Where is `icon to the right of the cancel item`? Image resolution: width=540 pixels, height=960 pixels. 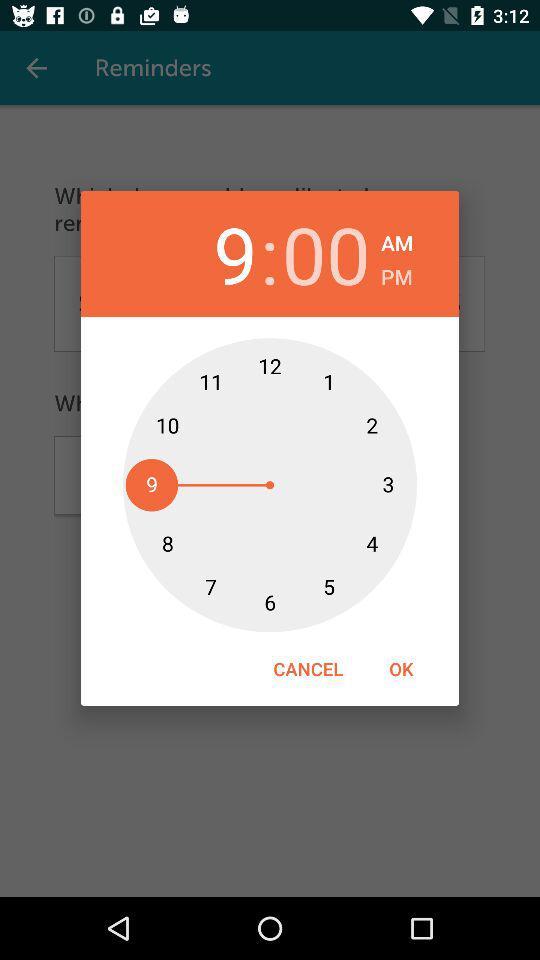
icon to the right of the cancel item is located at coordinates (401, 669).